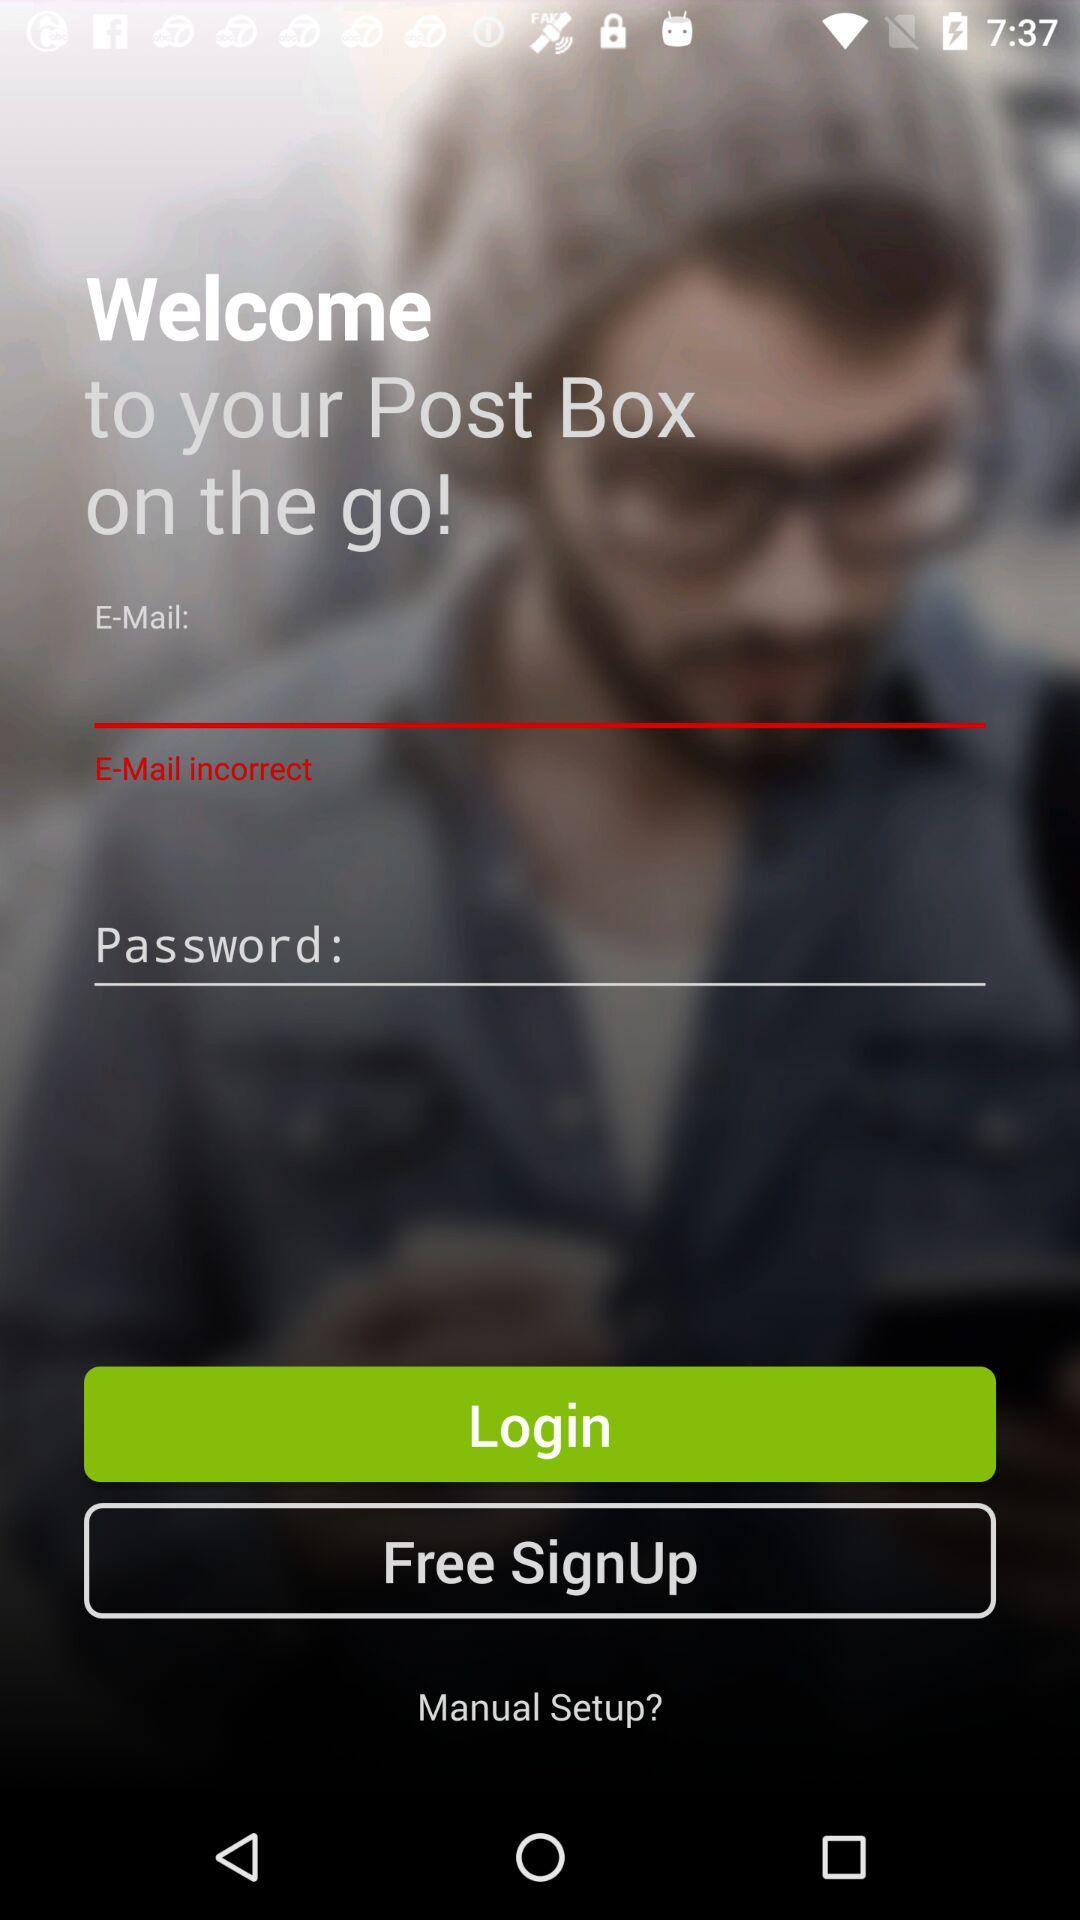 The height and width of the screenshot is (1920, 1080). I want to click on password line, so click(540, 946).